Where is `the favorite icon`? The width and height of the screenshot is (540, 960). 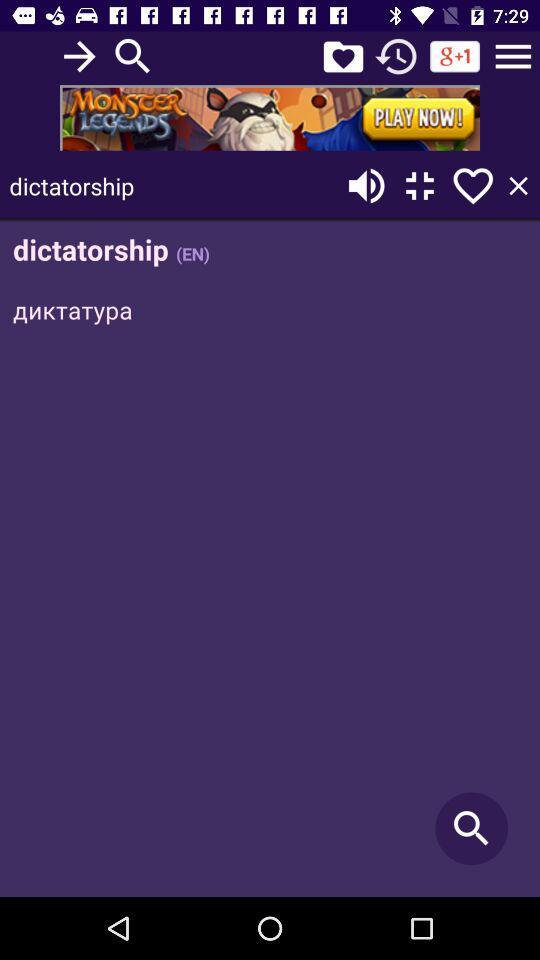
the favorite icon is located at coordinates (472, 185).